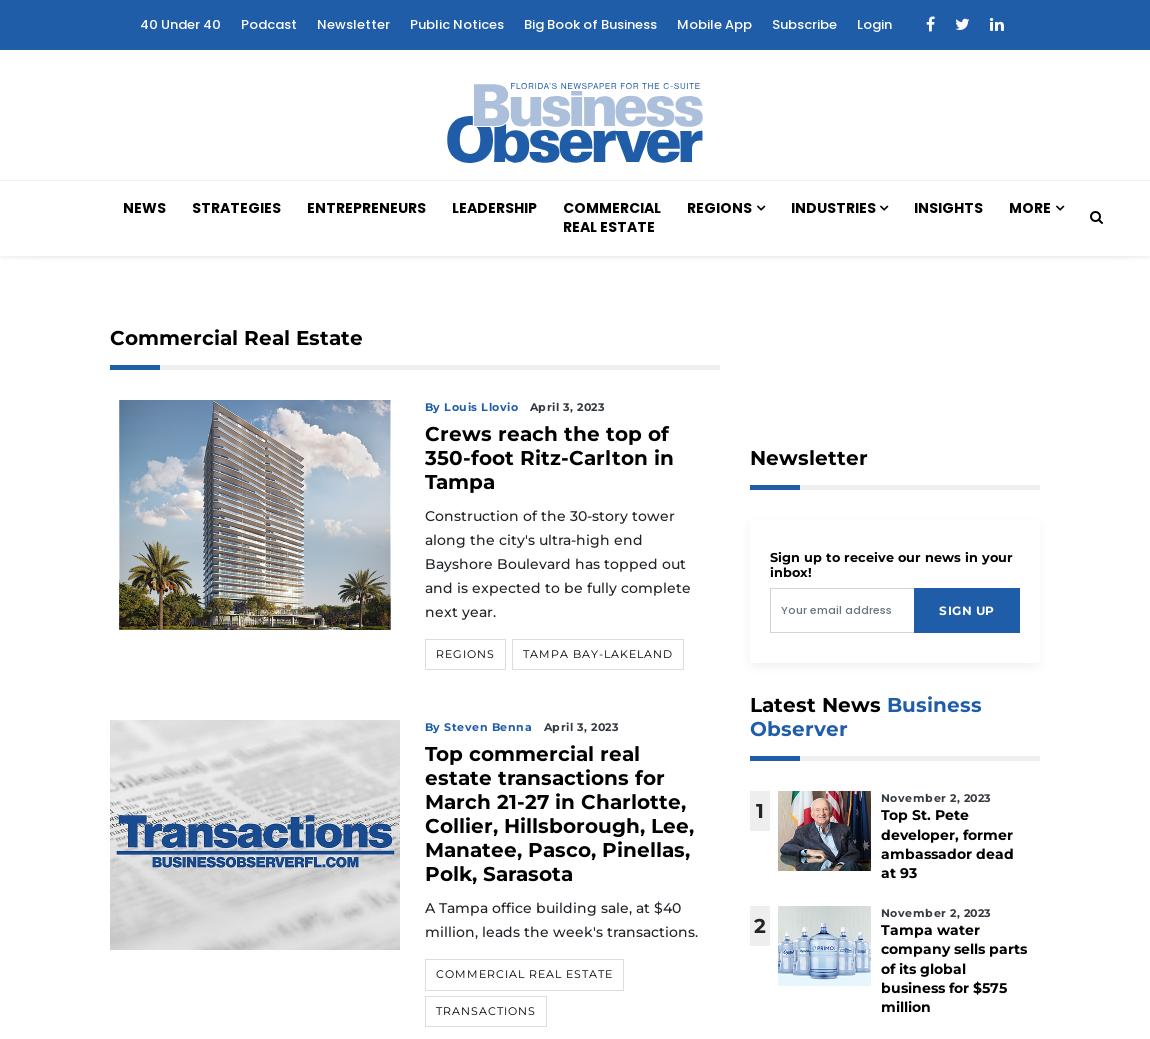  What do you see at coordinates (471, 405) in the screenshot?
I see `'By Louis Llovio'` at bounding box center [471, 405].